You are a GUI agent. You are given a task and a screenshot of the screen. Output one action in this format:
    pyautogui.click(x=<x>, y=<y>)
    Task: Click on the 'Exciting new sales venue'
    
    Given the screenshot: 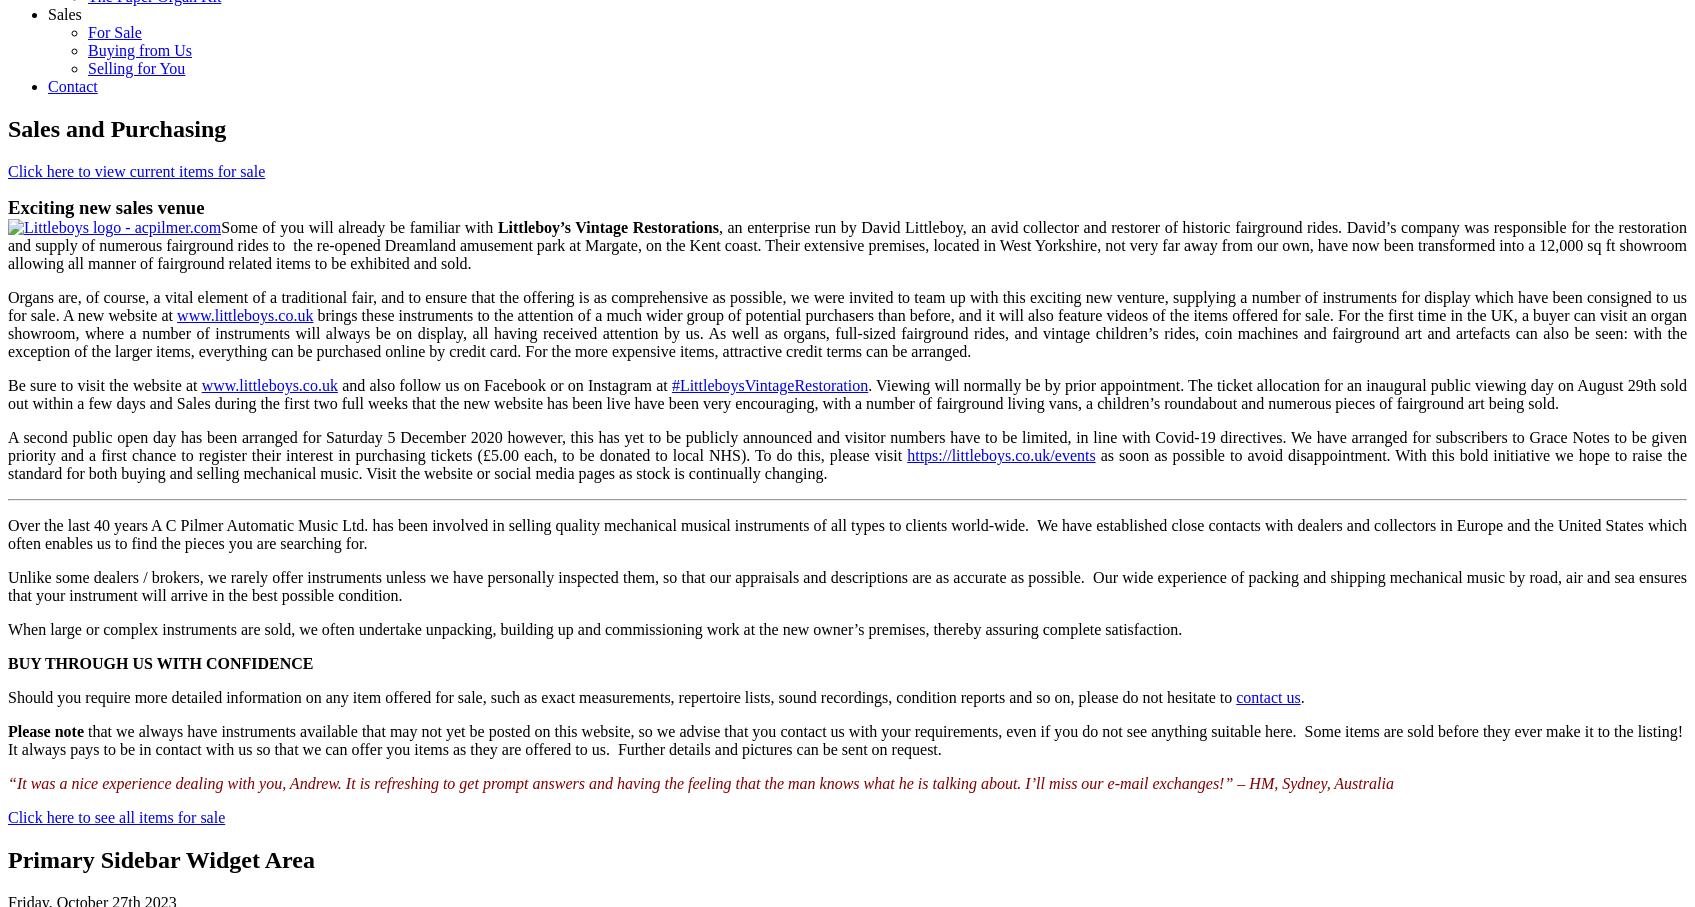 What is the action you would take?
    pyautogui.click(x=104, y=207)
    